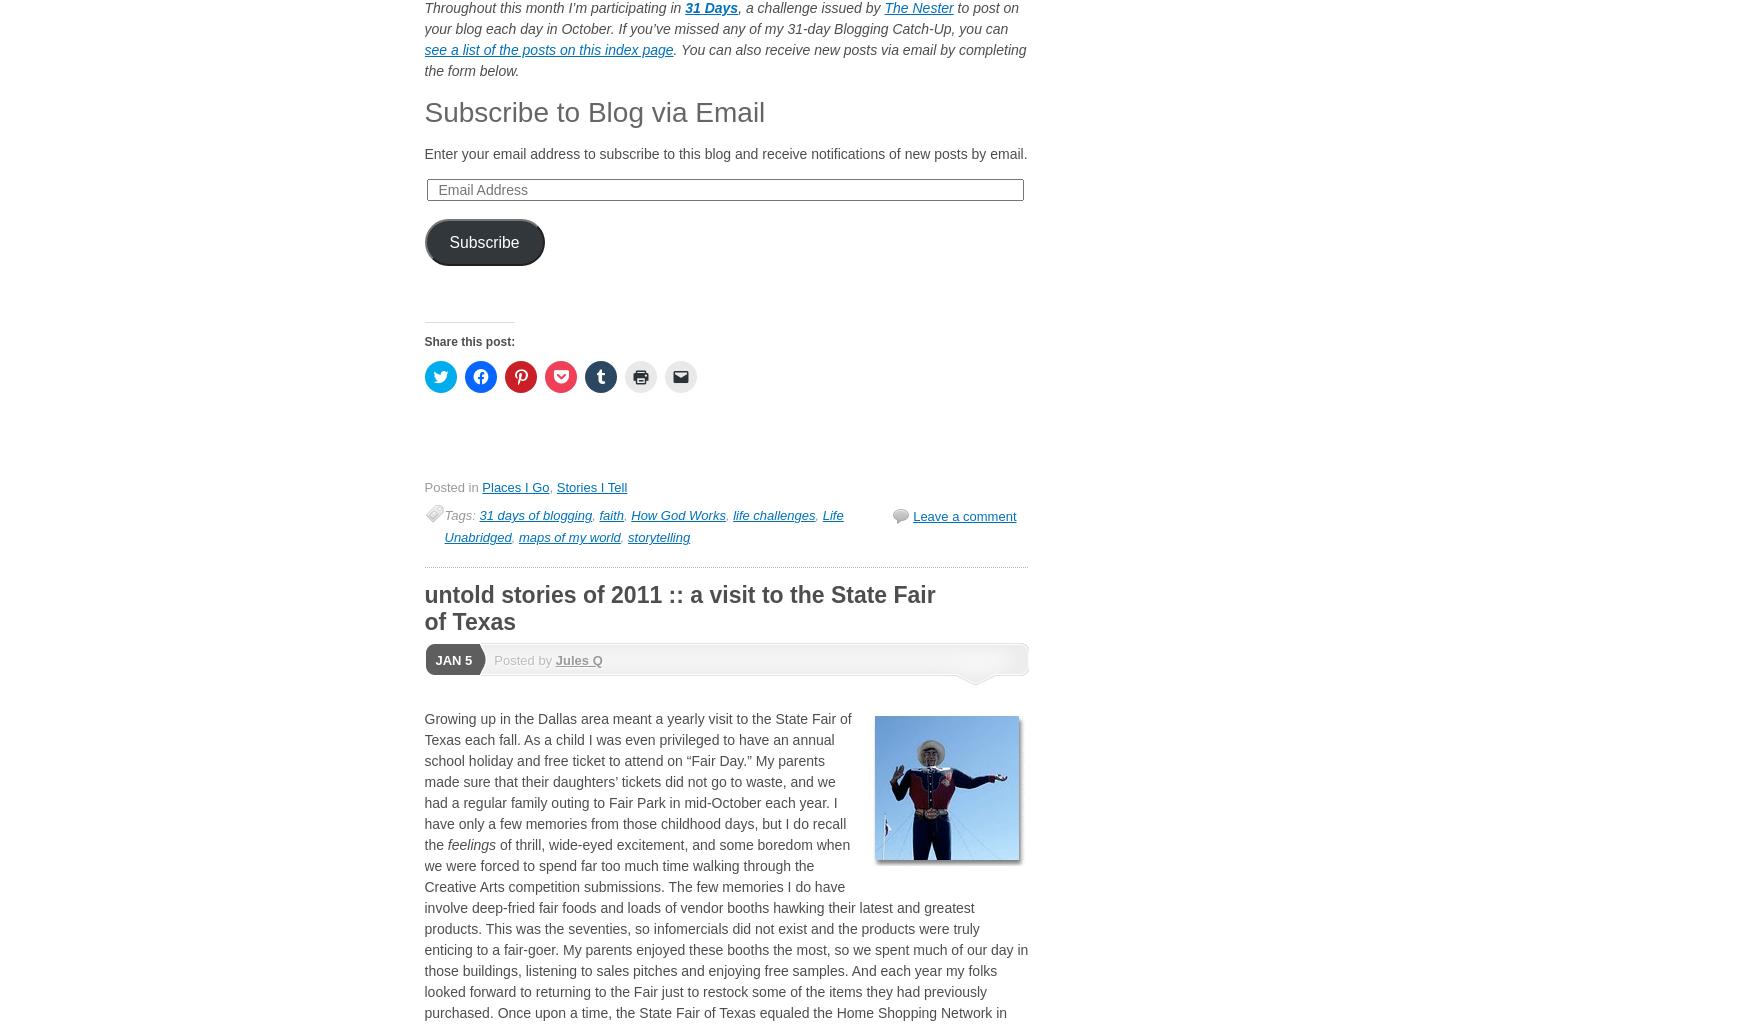 This screenshot has height=1026, width=1763. I want to click on '31 Days', so click(711, 8).